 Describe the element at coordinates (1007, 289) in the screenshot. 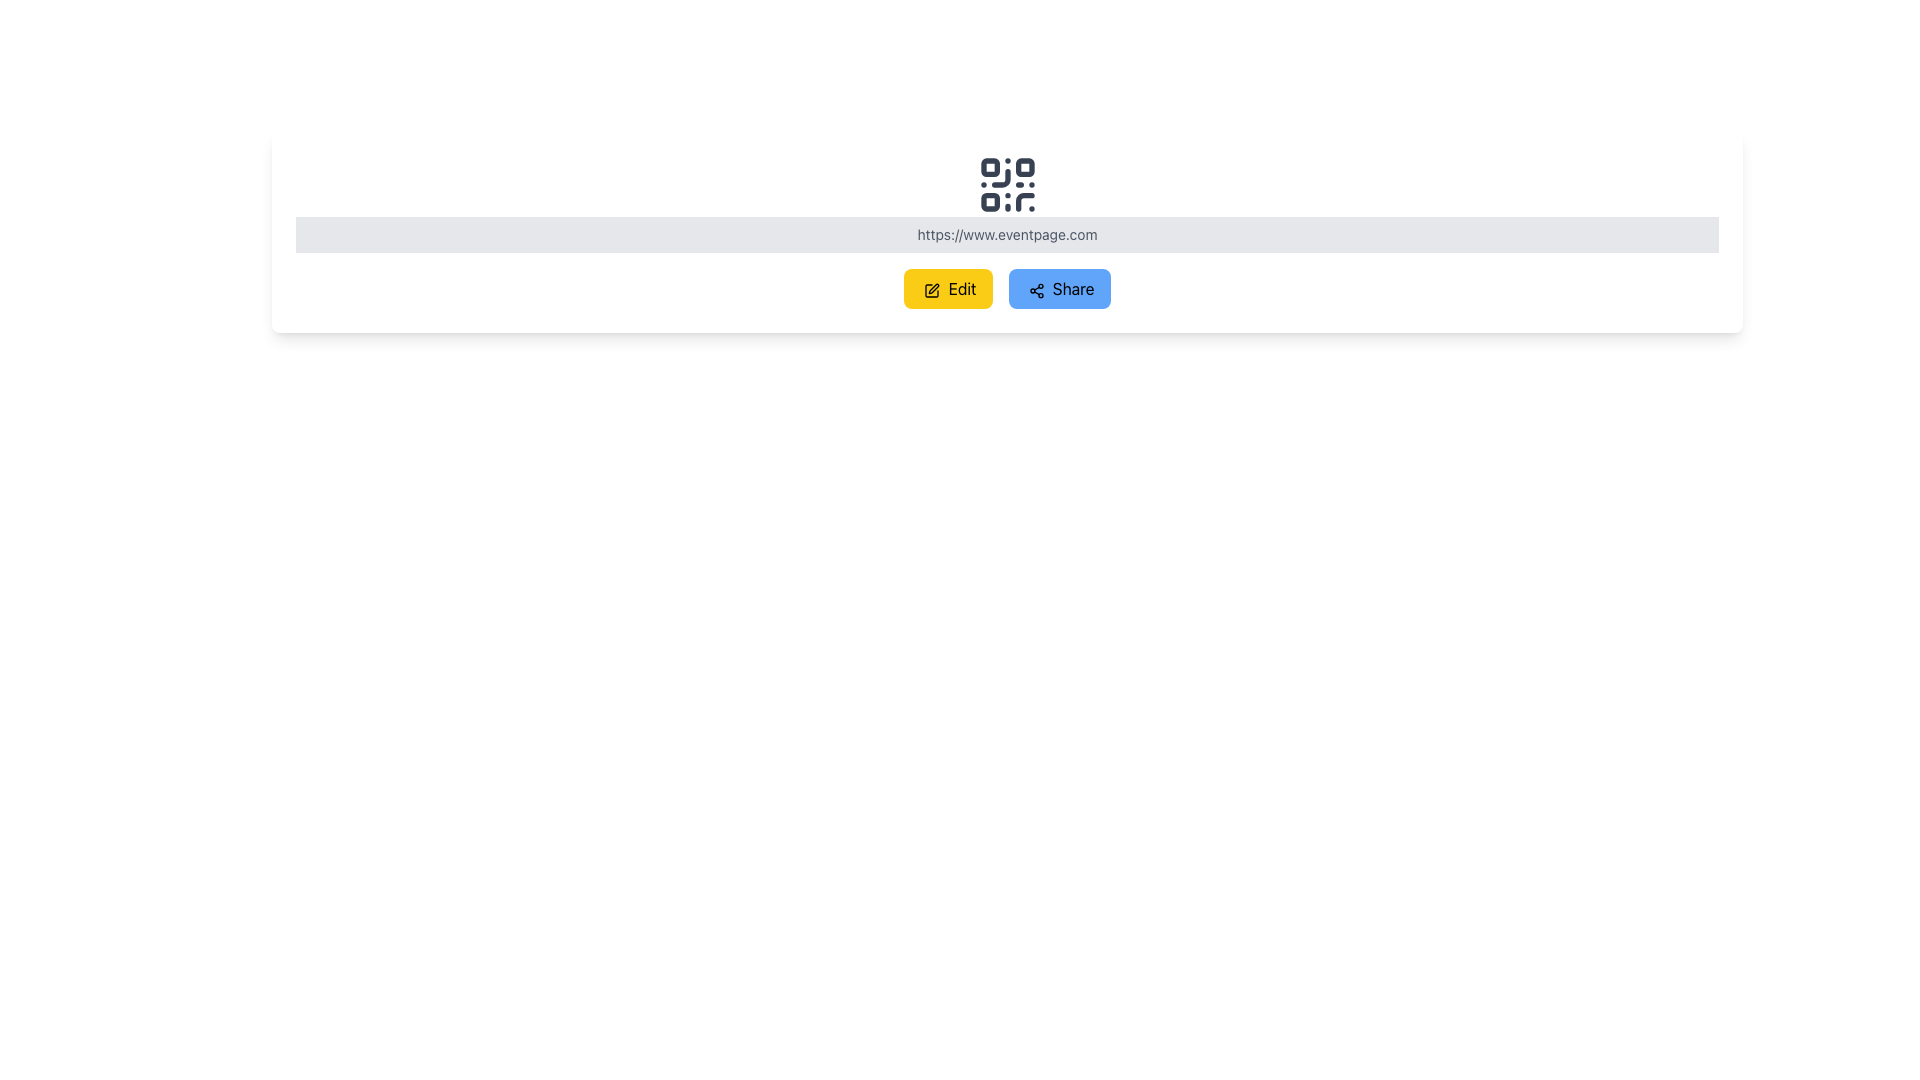

I see `the 'Edit' button located in the group of interactive buttons below the URL bar and QR code graphic` at that location.